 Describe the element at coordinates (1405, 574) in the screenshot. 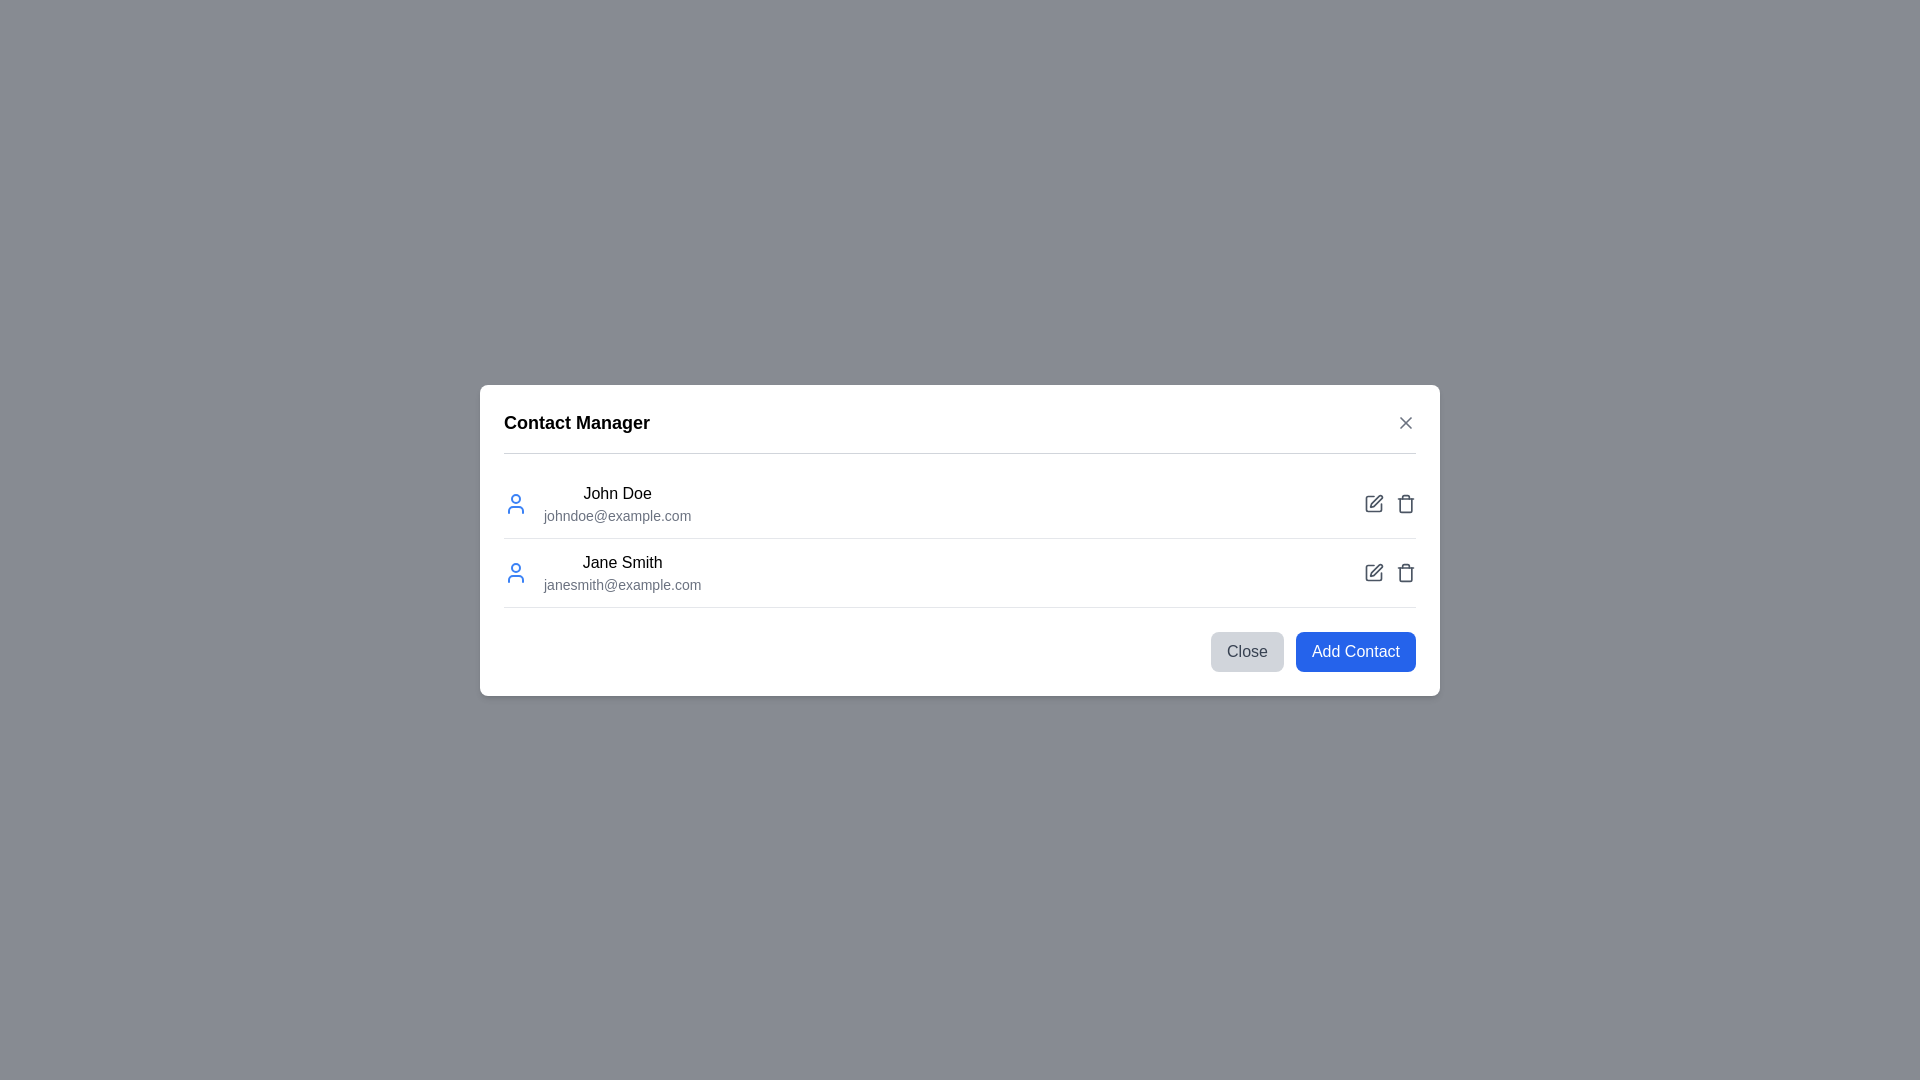

I see `the trash can delete icon located next to the edit action for the second contact (Jane Smith) in the interface to initiate deletion` at that location.